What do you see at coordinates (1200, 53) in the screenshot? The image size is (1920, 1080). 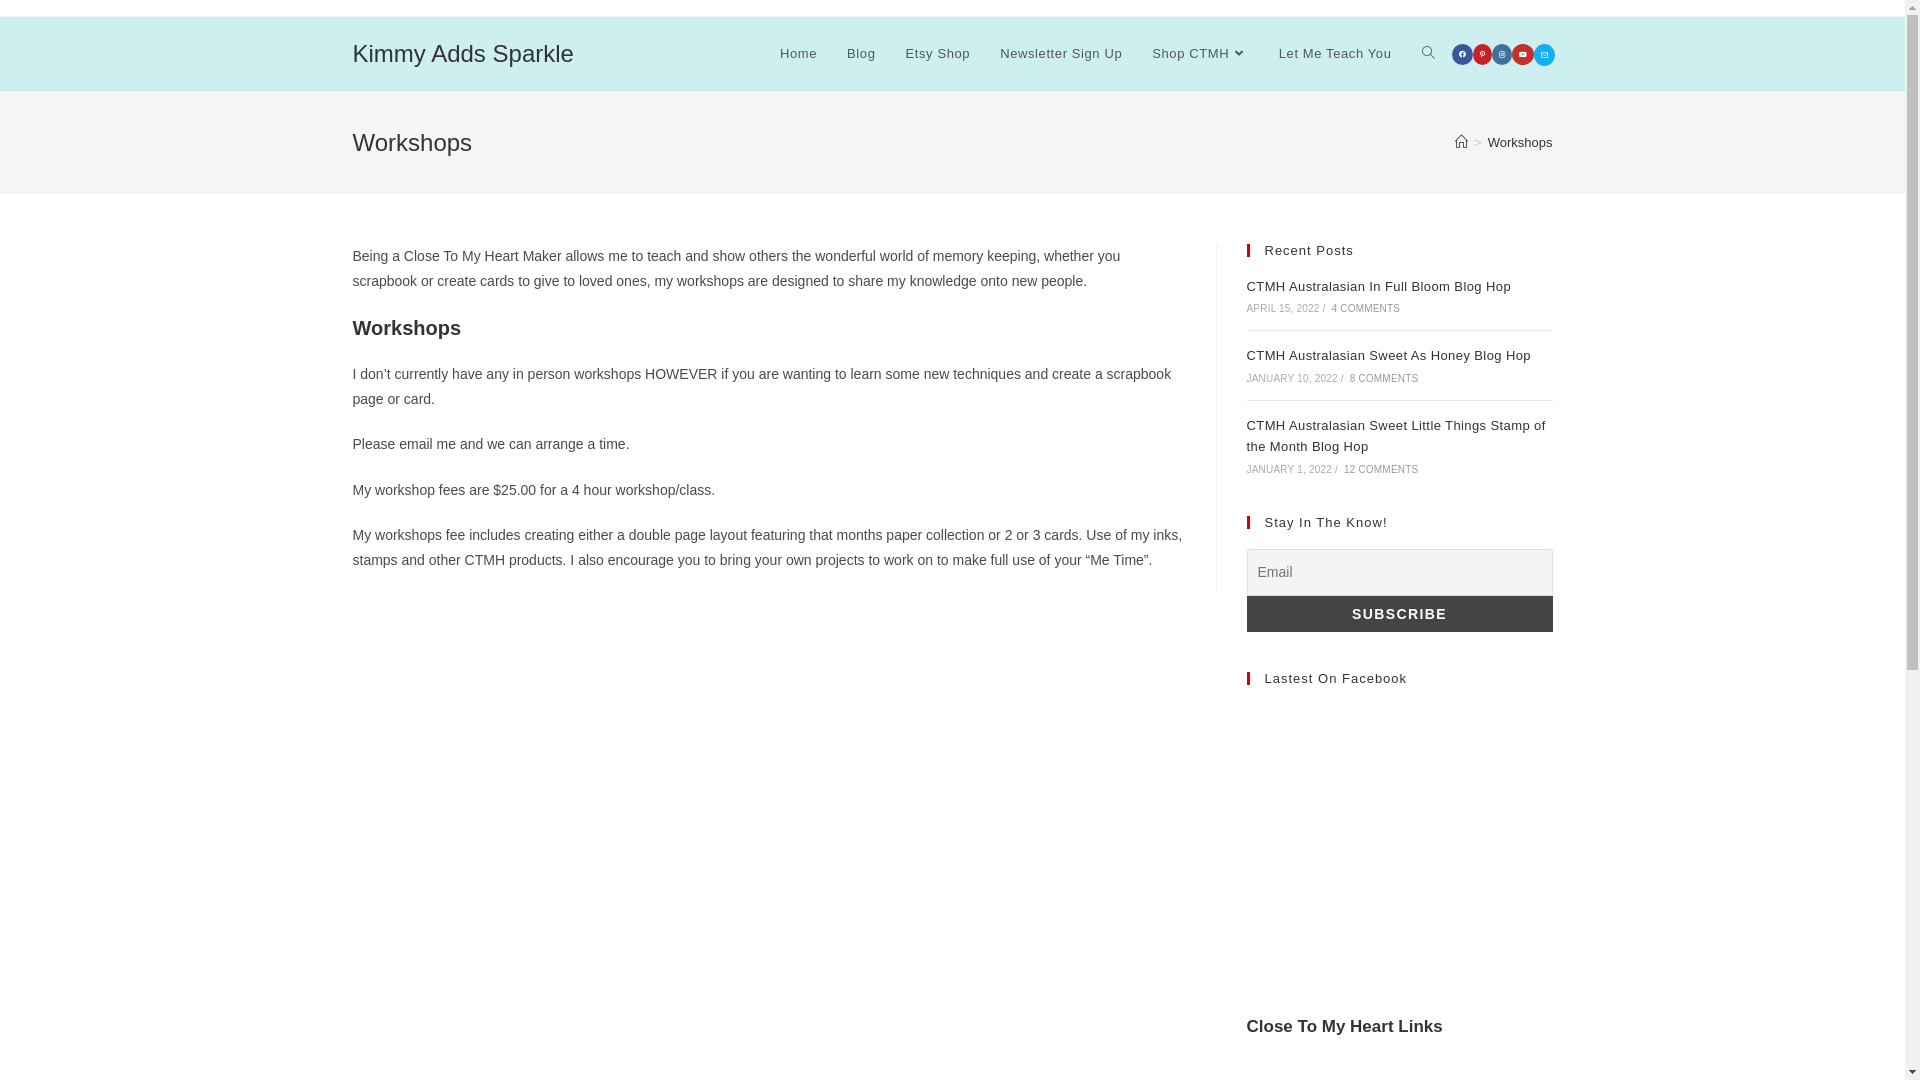 I see `'Shop CTMH'` at bounding box center [1200, 53].